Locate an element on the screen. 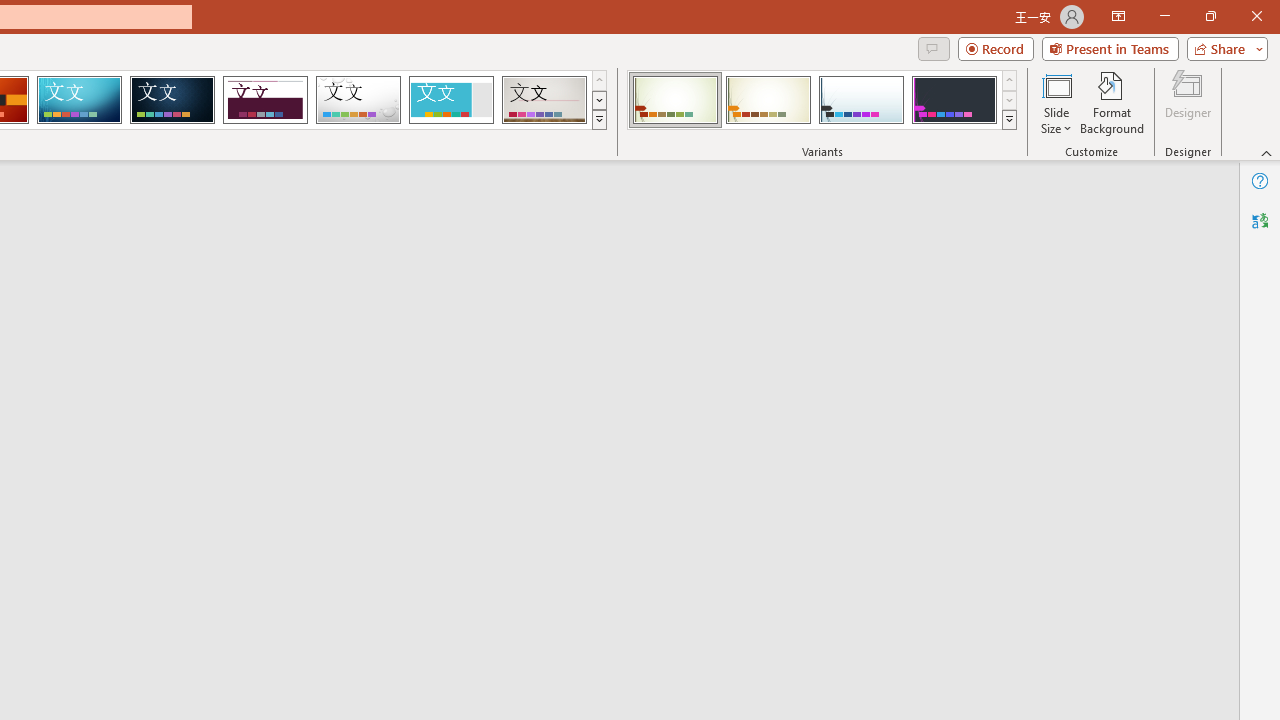 The image size is (1280, 720). 'Designer' is located at coordinates (1188, 103).